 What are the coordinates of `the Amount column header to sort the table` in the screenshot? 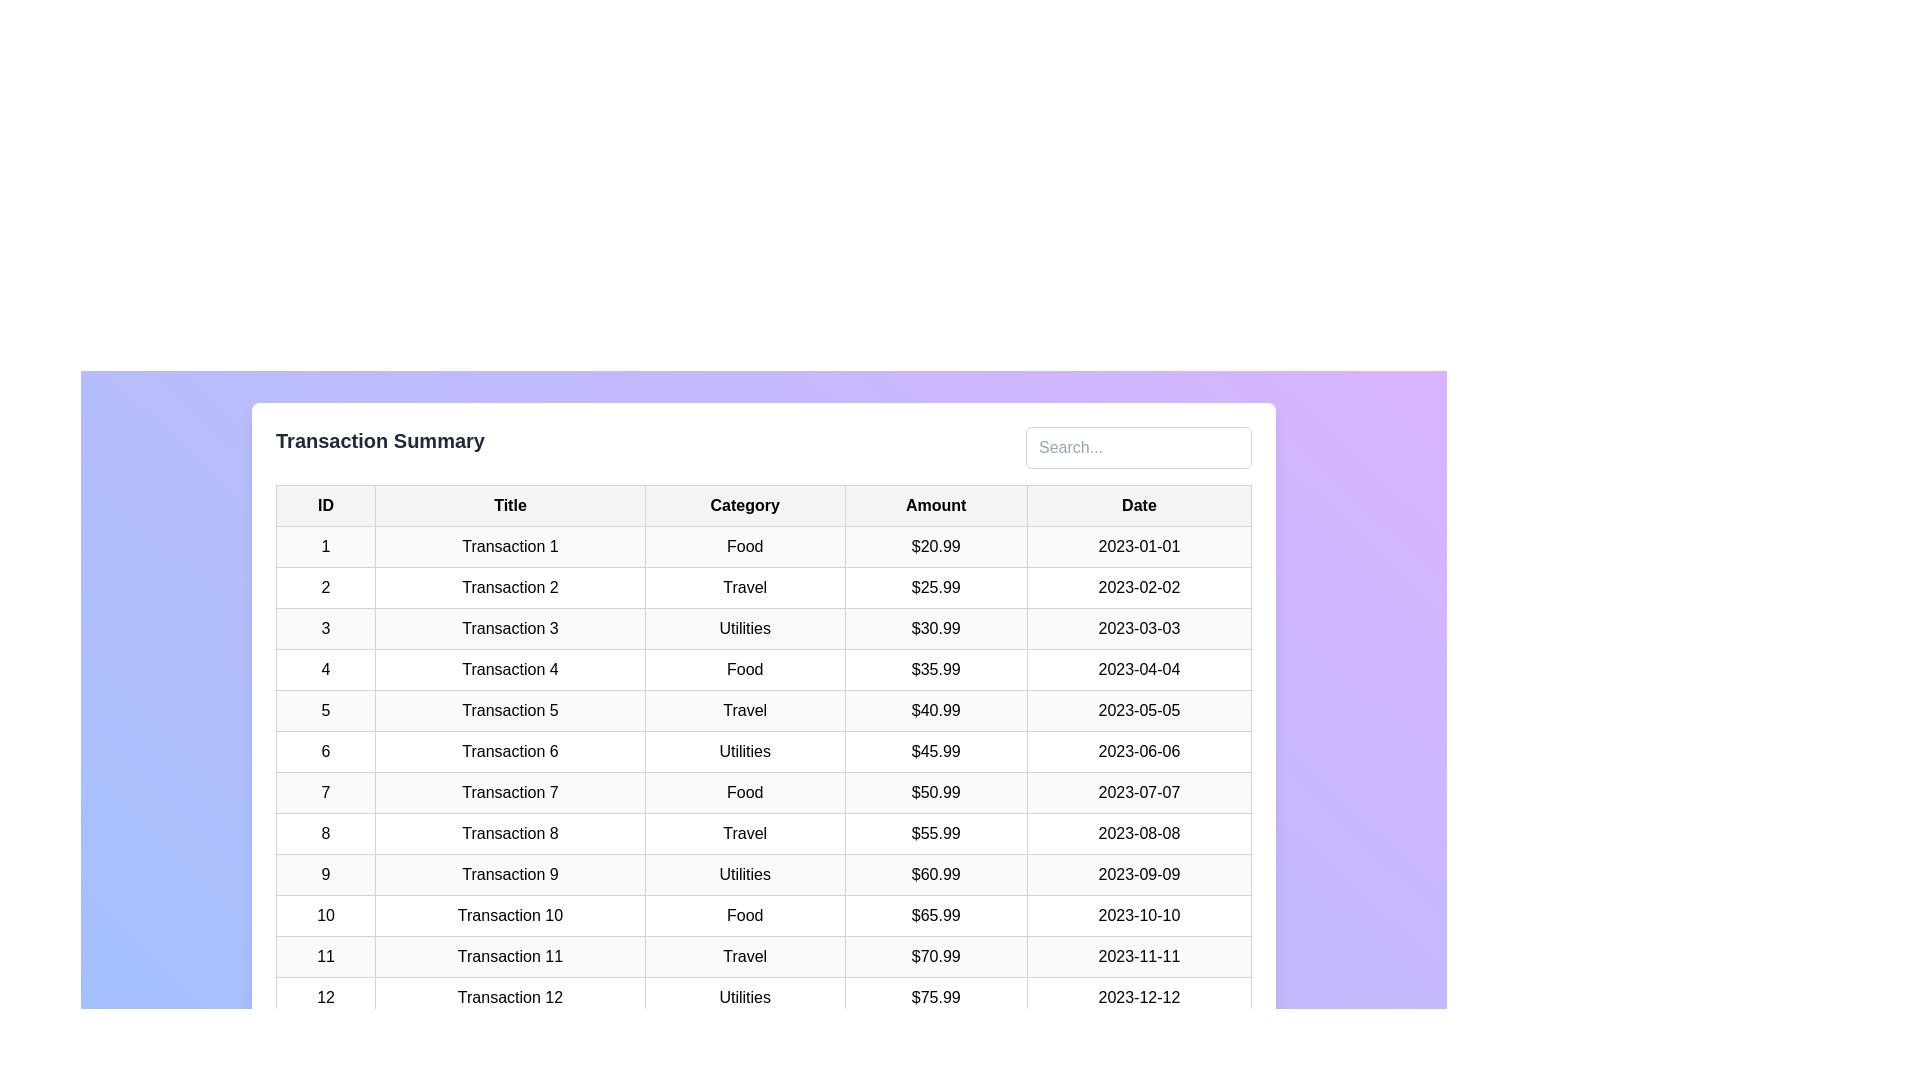 It's located at (935, 504).